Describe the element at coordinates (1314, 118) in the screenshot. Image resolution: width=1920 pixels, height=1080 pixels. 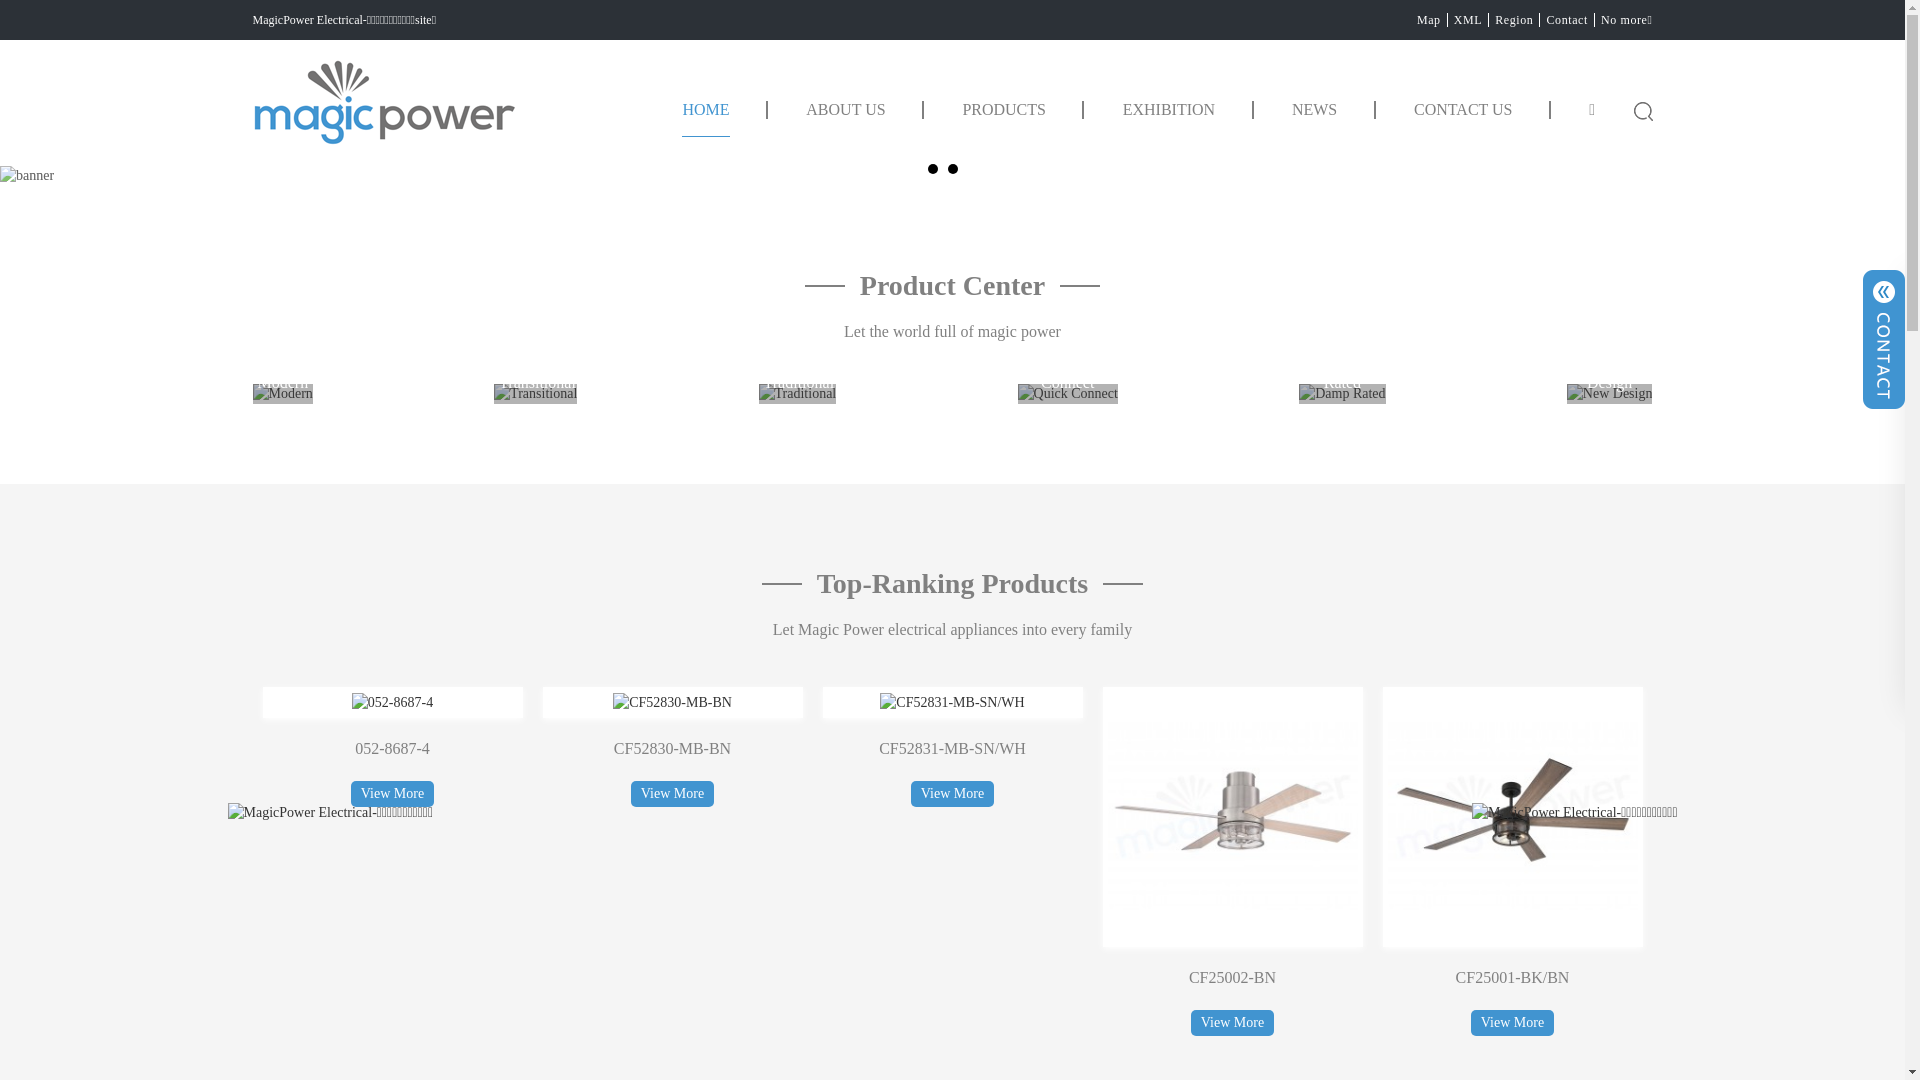
I see `'NEWS'` at that location.